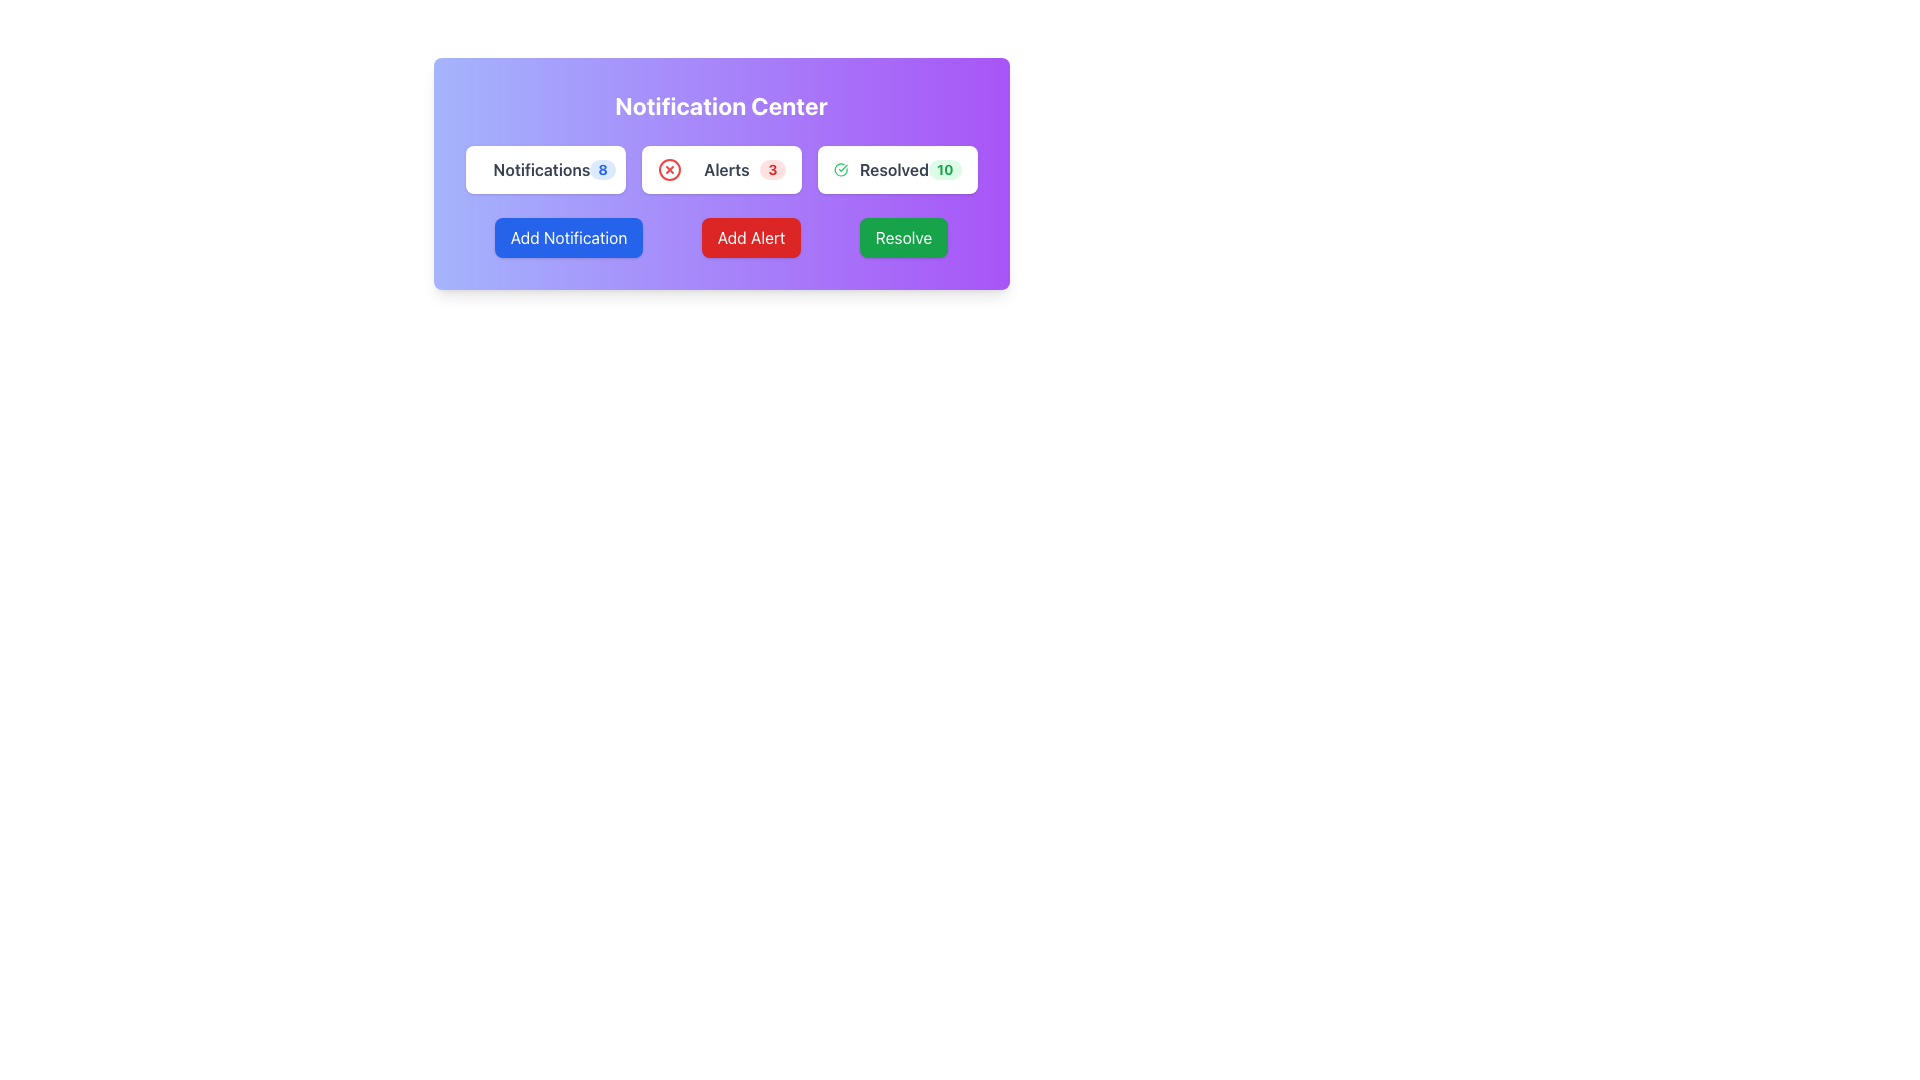  I want to click on the text label indicating the resolved state of items, which is positioned to the right of a green checkmark icon and to the left of a green-highlighted number '10', so click(893, 168).